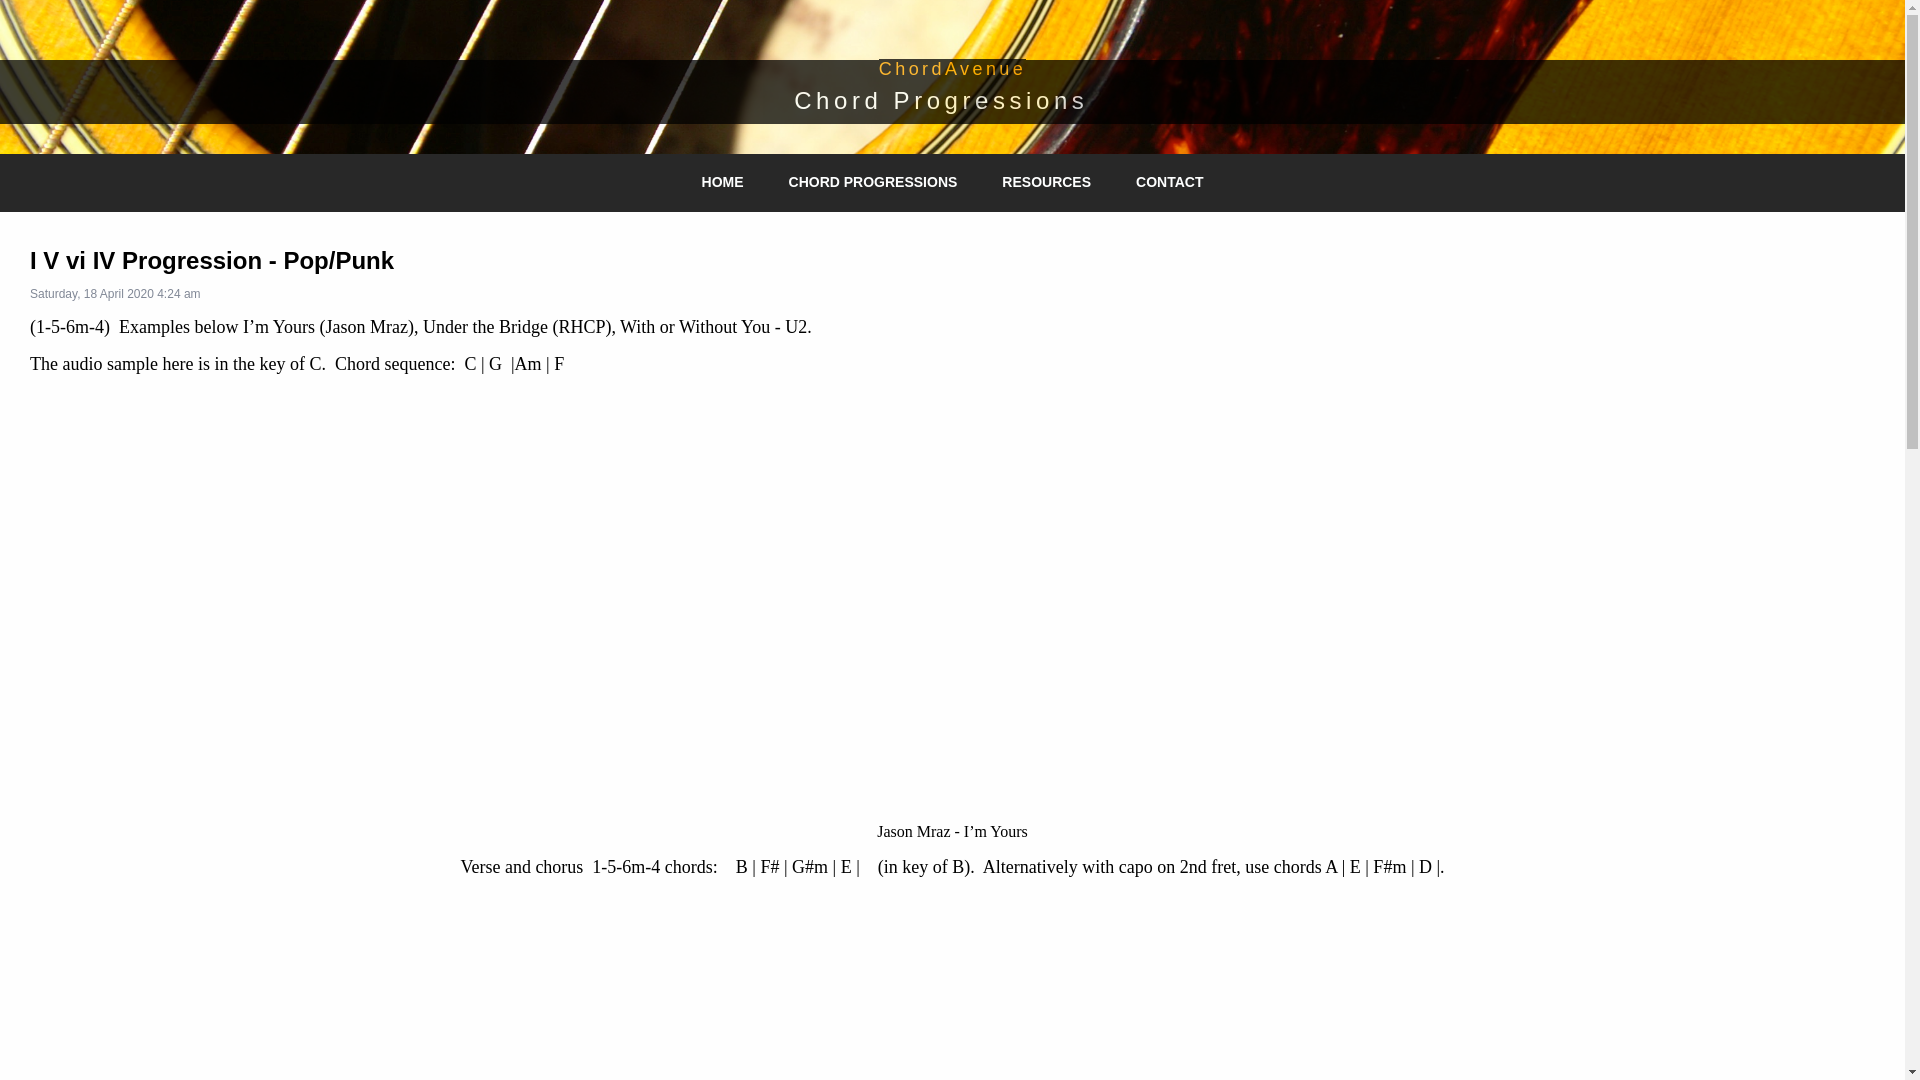 Image resolution: width=1920 pixels, height=1080 pixels. What do you see at coordinates (1126, 182) in the screenshot?
I see `'CONTACT'` at bounding box center [1126, 182].